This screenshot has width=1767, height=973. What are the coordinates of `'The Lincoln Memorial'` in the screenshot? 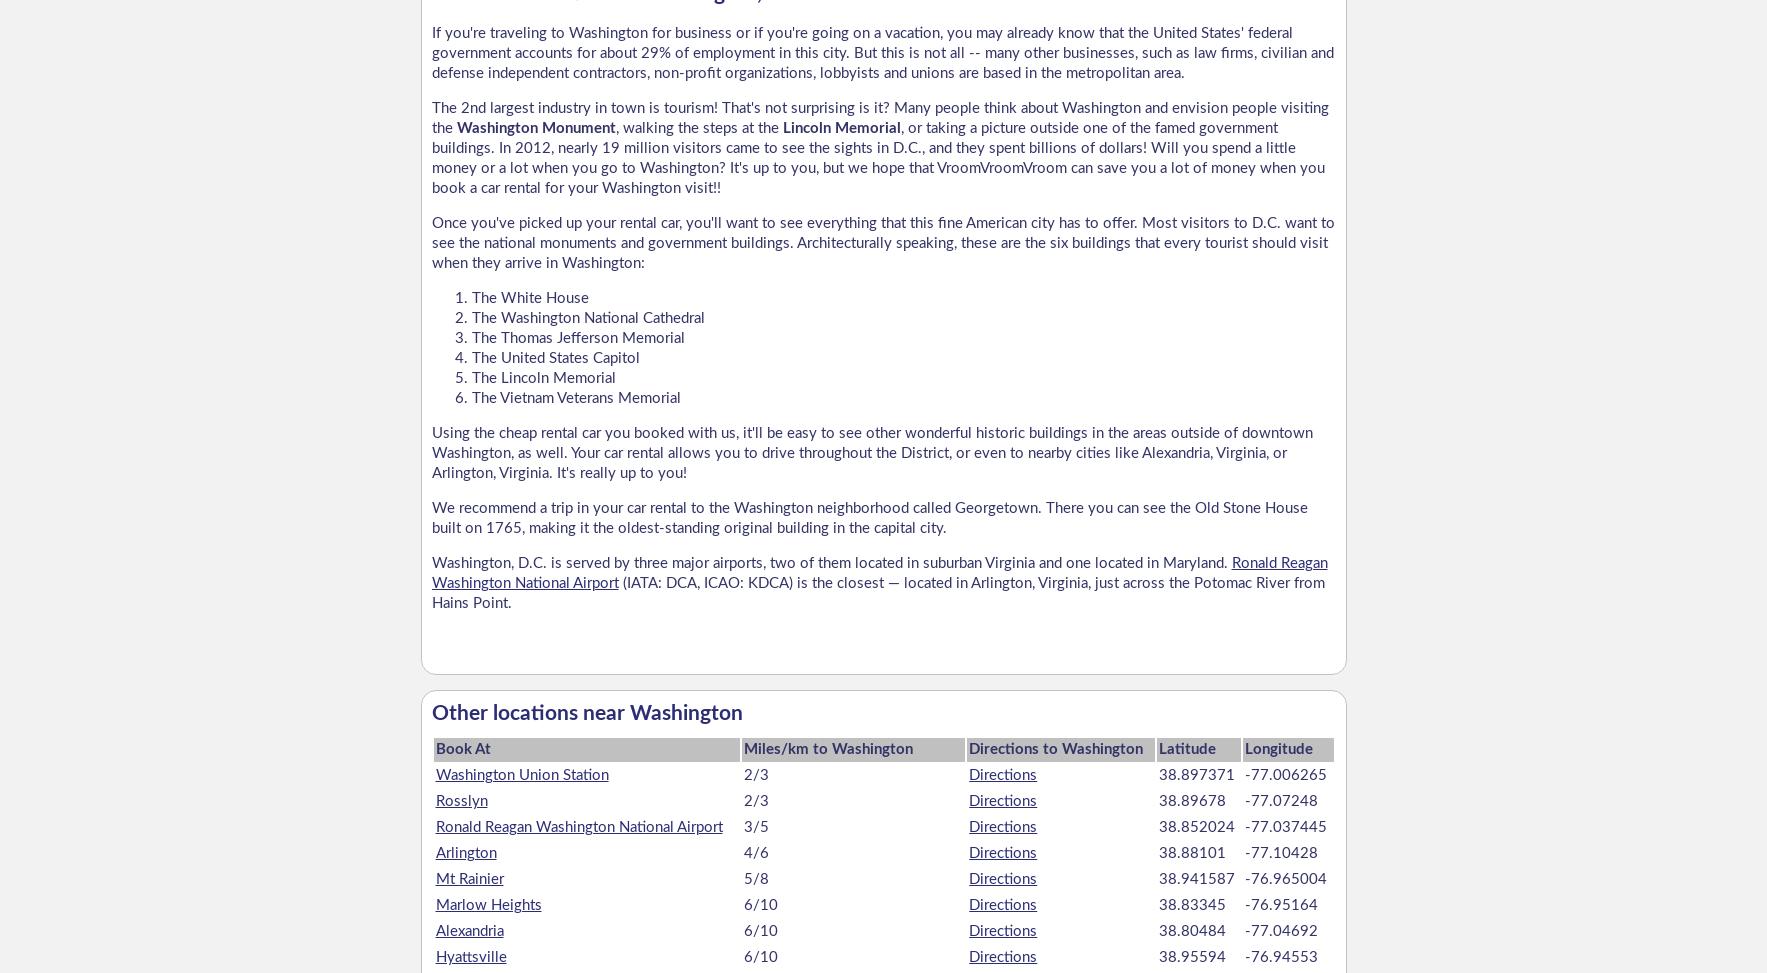 It's located at (542, 376).